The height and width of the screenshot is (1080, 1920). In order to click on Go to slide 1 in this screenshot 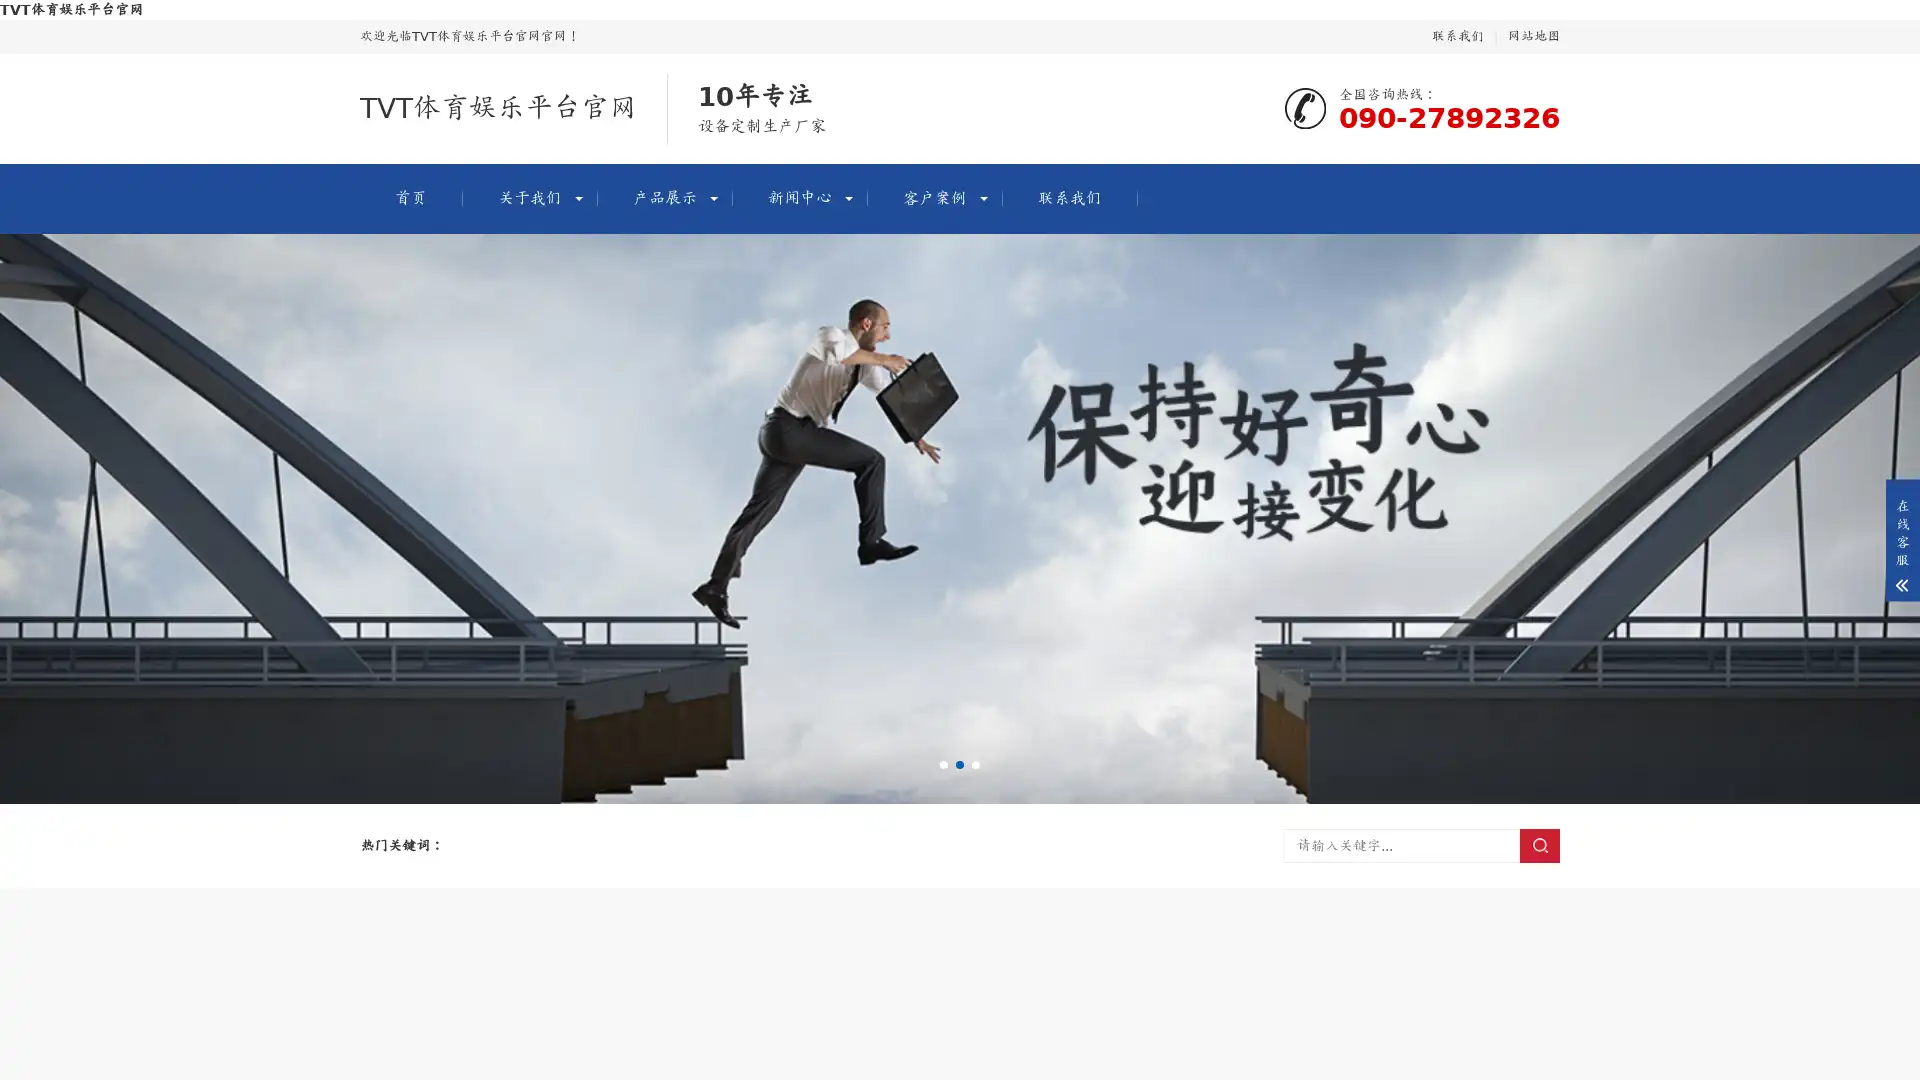, I will do `click(943, 764)`.